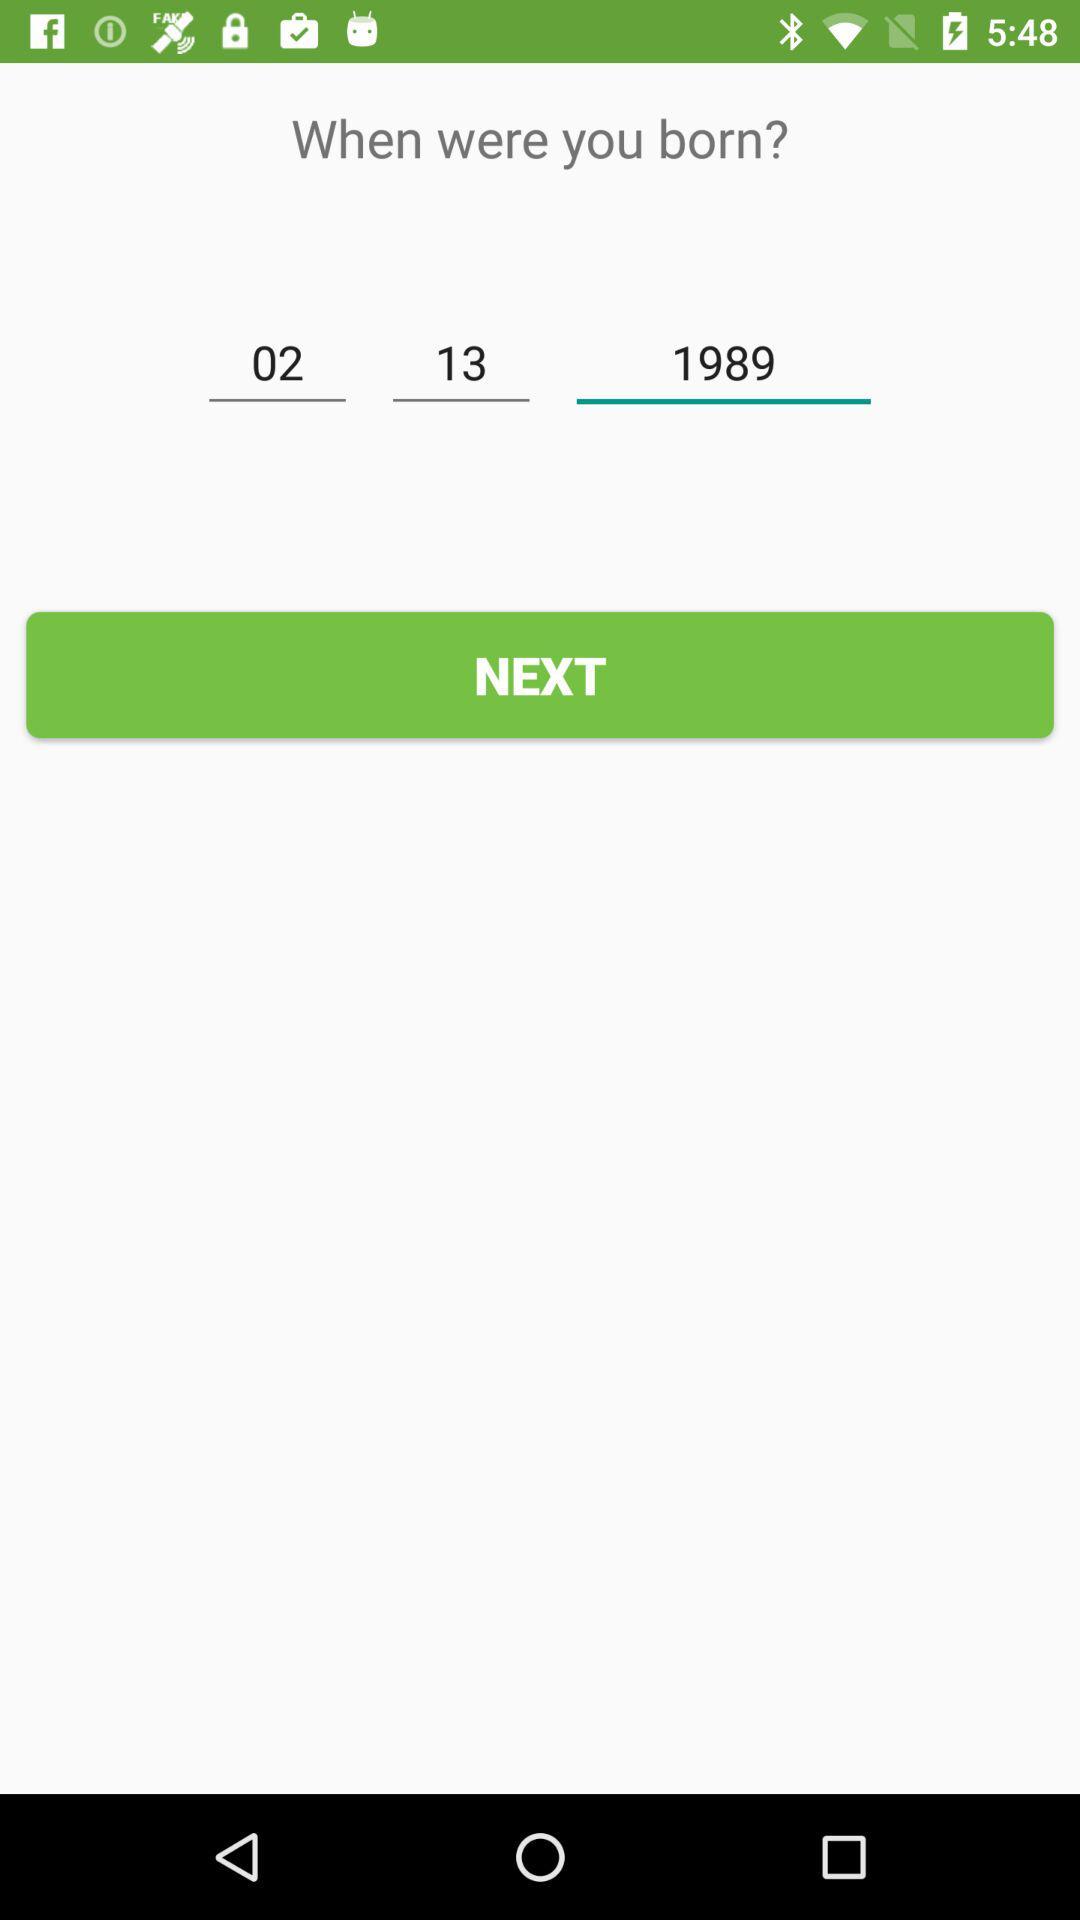  I want to click on the icon above next item, so click(277, 363).